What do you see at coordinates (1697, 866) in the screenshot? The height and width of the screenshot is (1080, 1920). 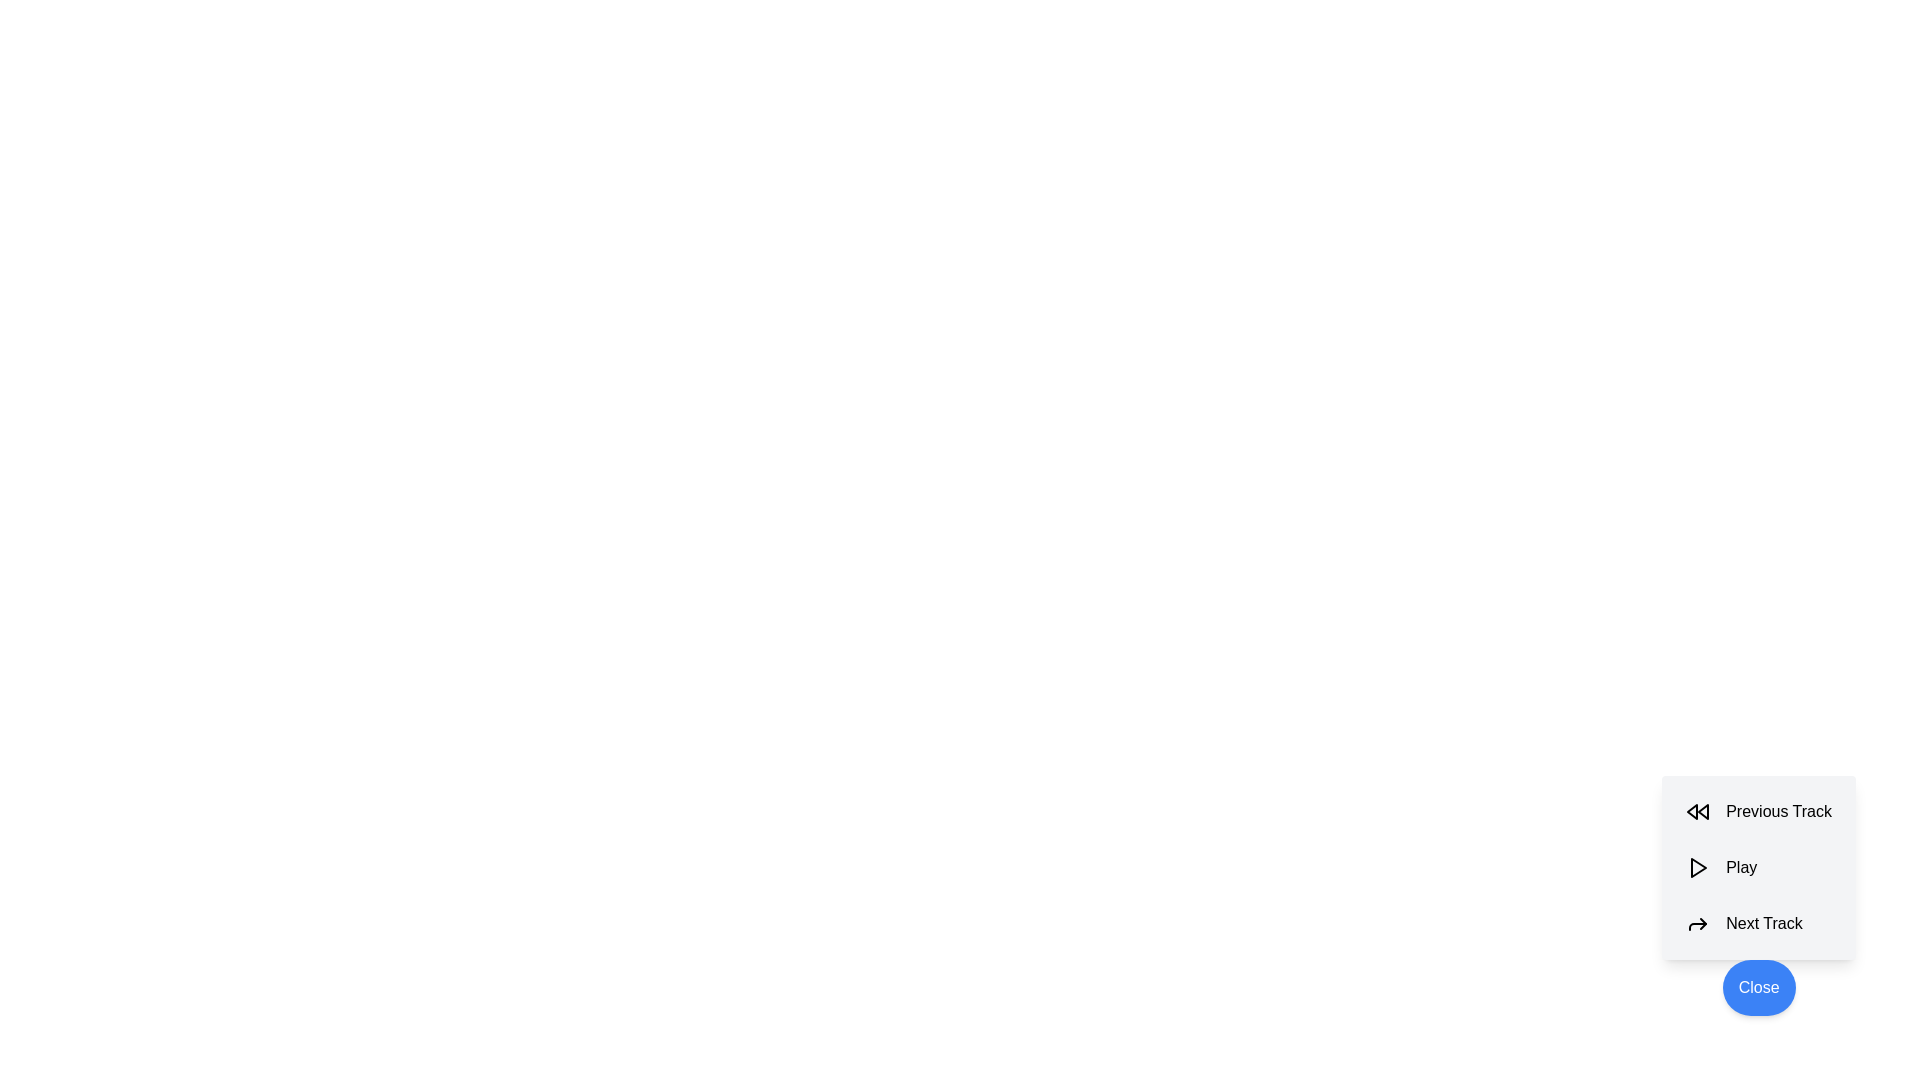 I see `the 'Play' button using keyboard navigation` at bounding box center [1697, 866].